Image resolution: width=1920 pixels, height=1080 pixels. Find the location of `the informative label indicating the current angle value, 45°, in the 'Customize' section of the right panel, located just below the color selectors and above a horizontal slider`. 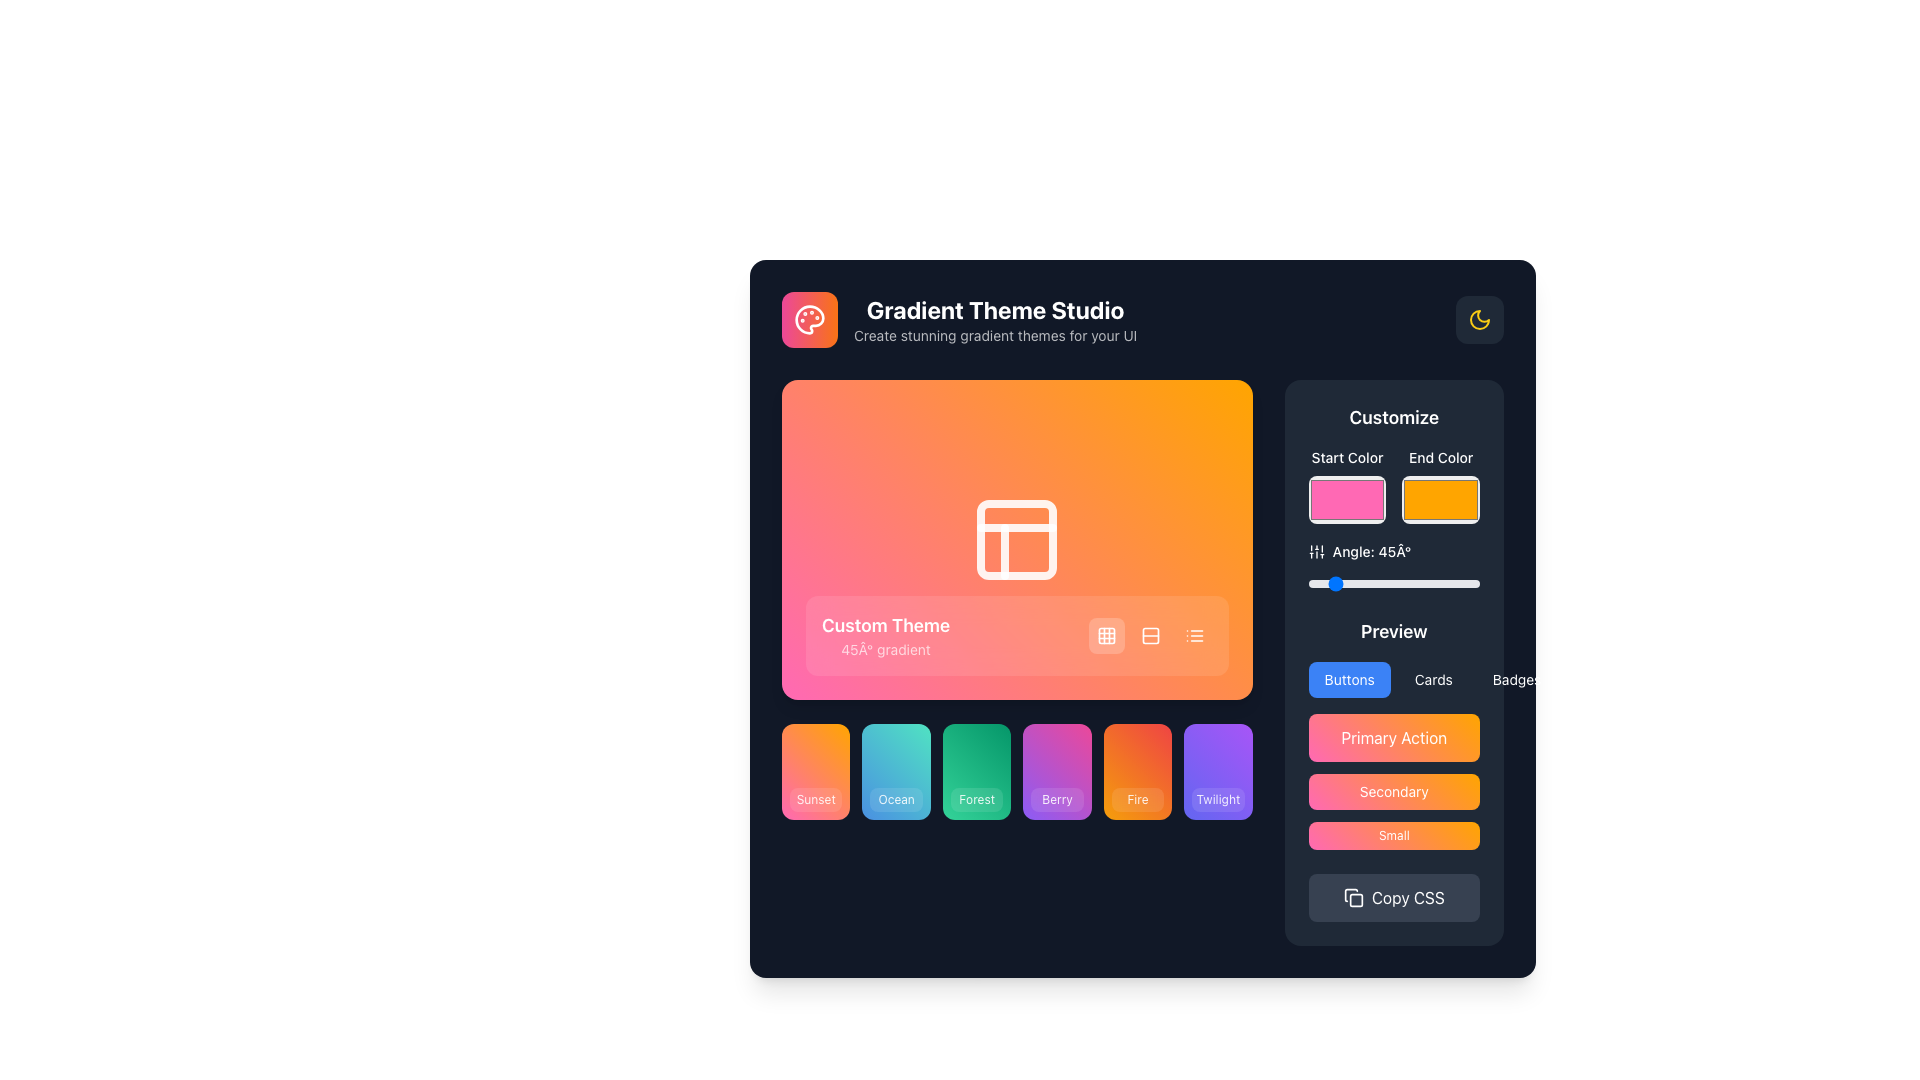

the informative label indicating the current angle value, 45°, in the 'Customize' section of the right panel, located just below the color selectors and above a horizontal slider is located at coordinates (1393, 551).